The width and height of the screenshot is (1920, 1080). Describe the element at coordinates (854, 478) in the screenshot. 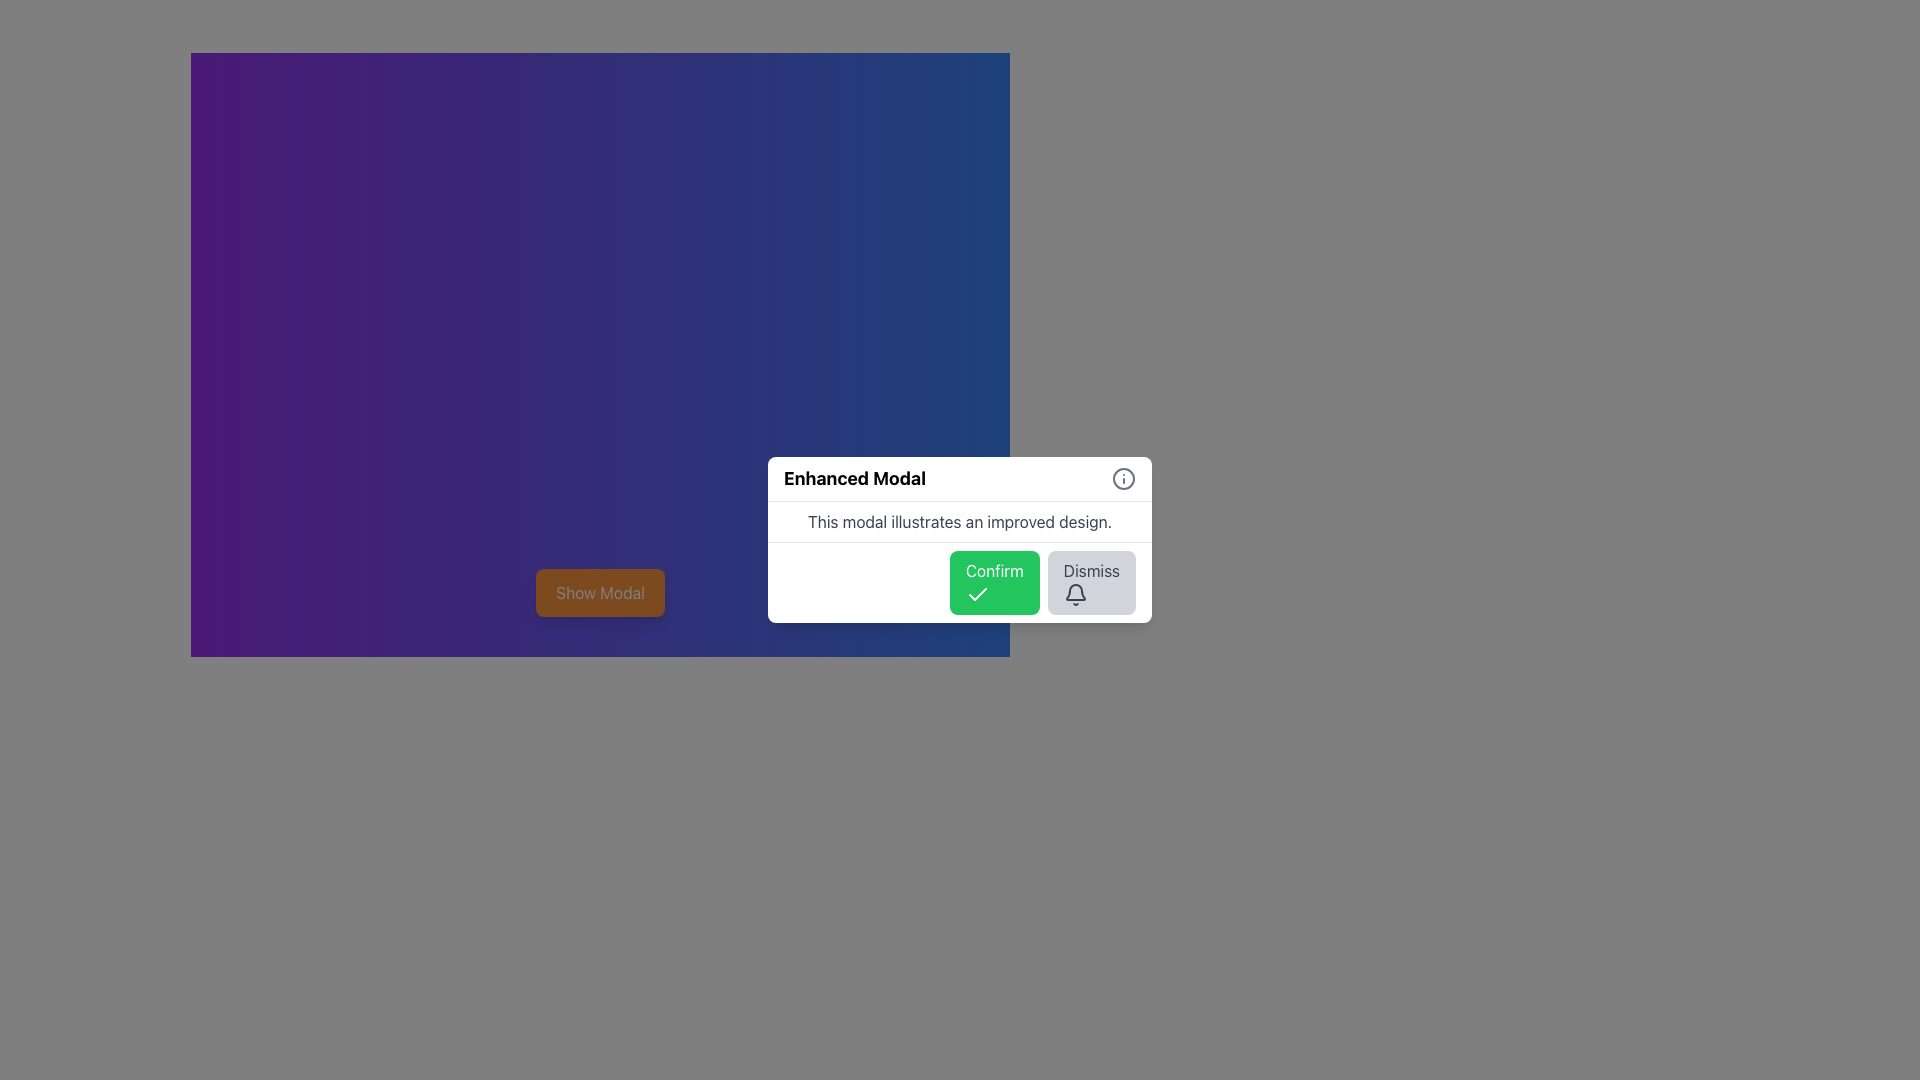

I see `the static text label that serves as the title of the modal dialog, located at the top-left corner of the header section, positioned before interactive elements like the close button` at that location.